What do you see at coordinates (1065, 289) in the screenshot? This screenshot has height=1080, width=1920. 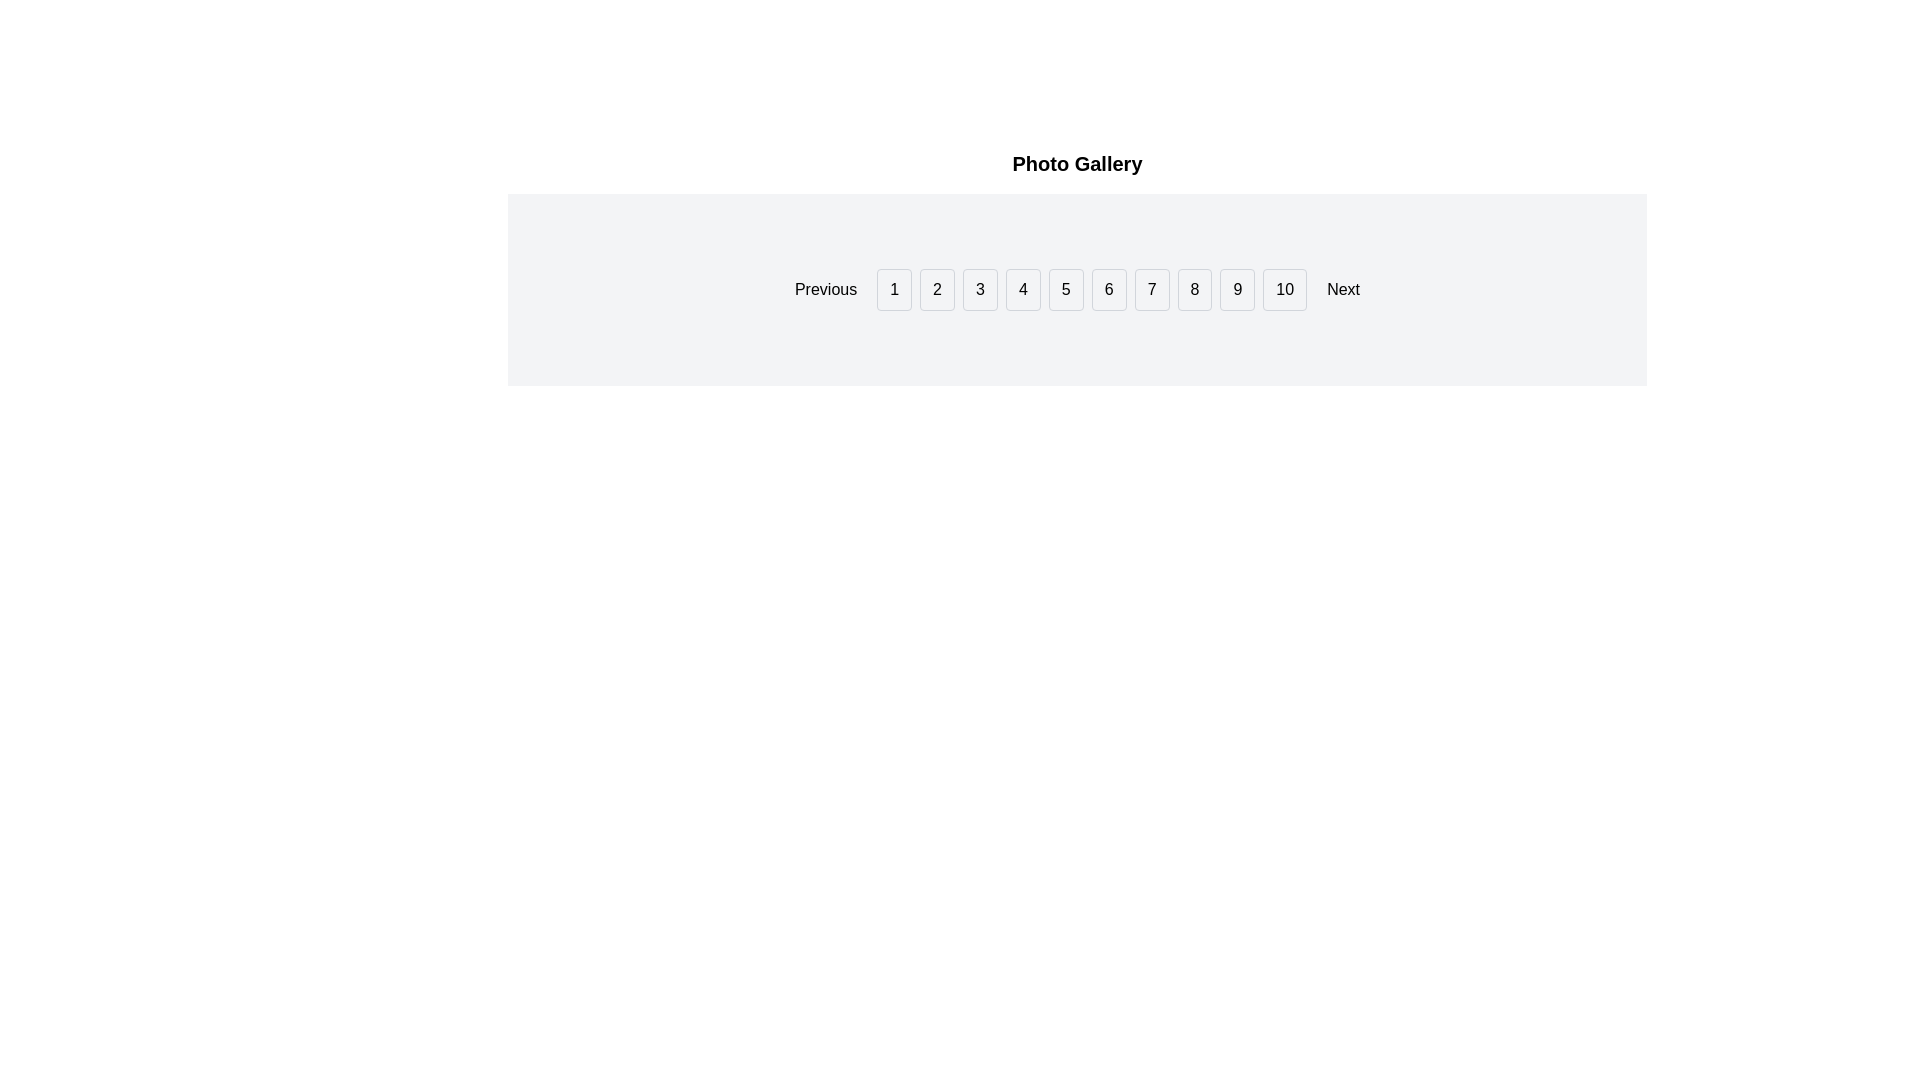 I see `the button labeled '5' in the pagination bar below 'Photo Gallery'` at bounding box center [1065, 289].